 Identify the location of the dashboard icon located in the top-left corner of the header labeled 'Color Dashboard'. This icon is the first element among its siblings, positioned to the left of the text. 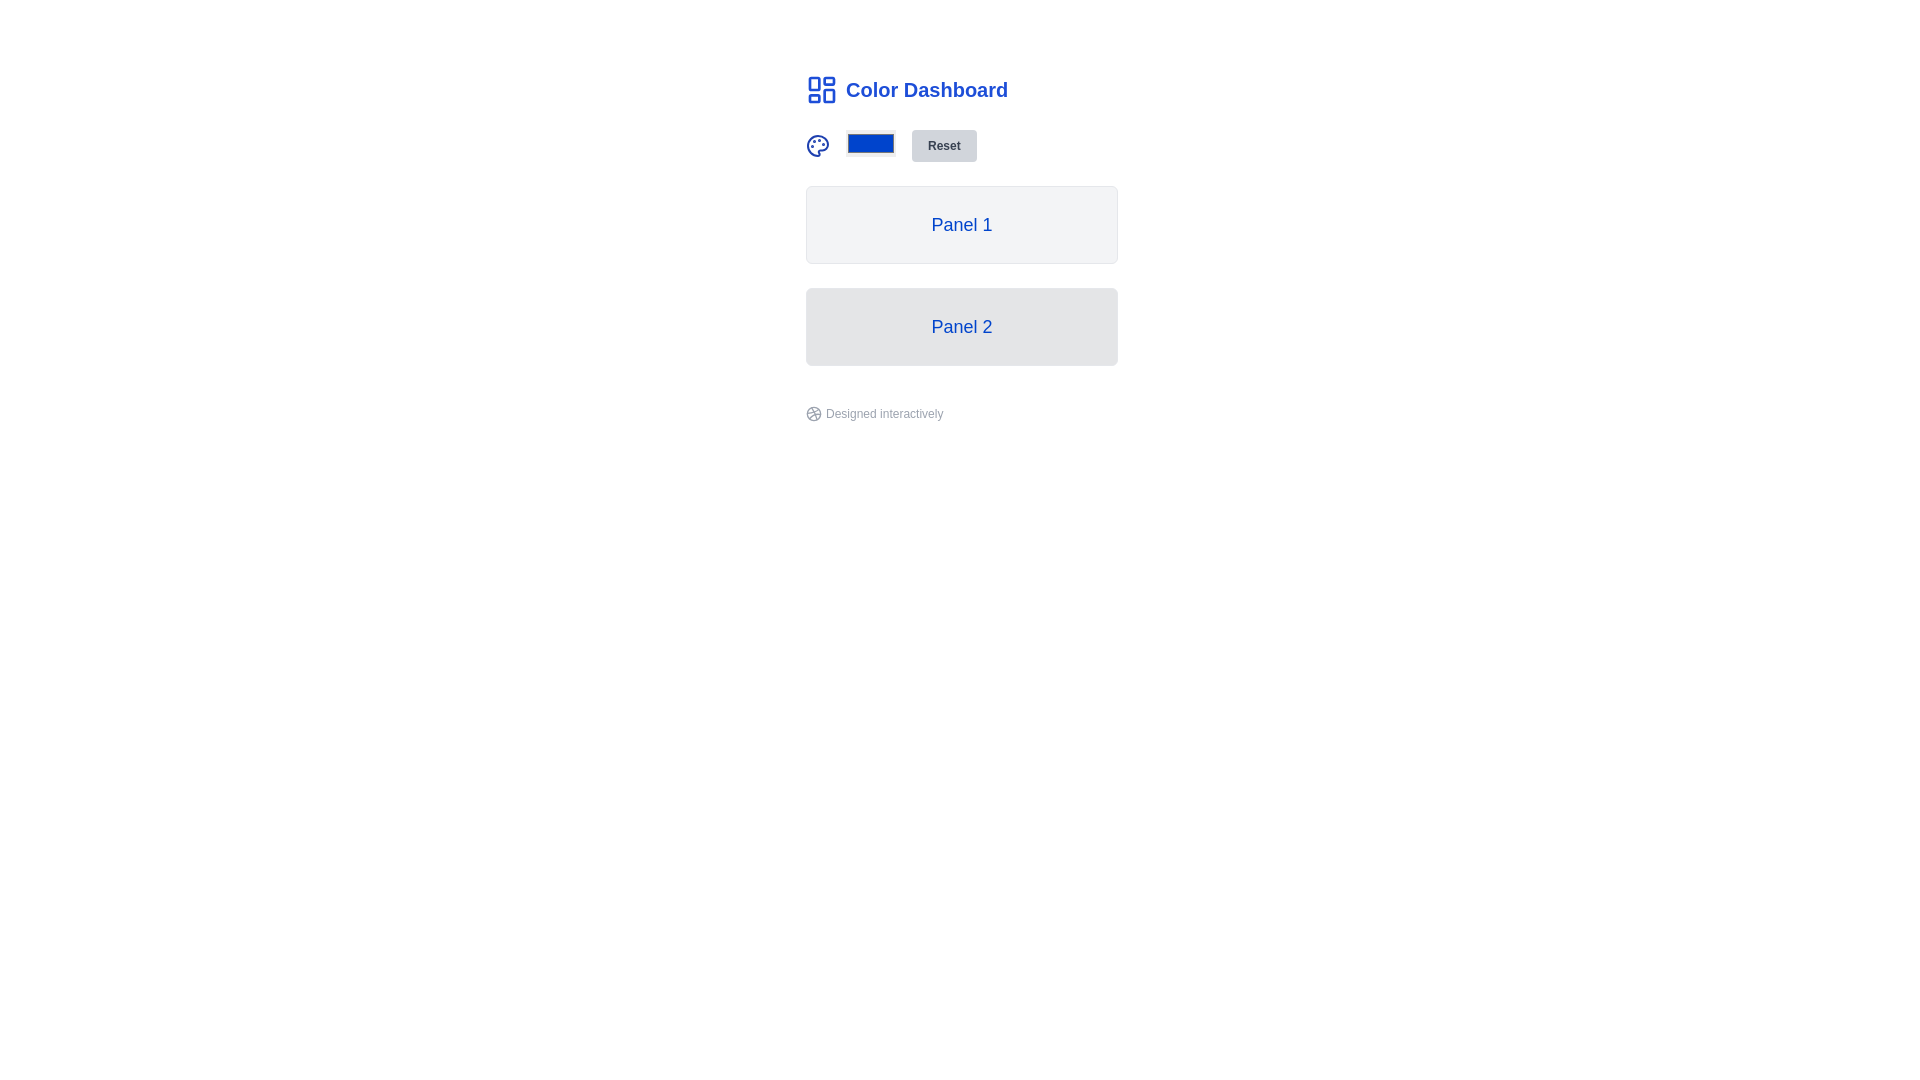
(821, 88).